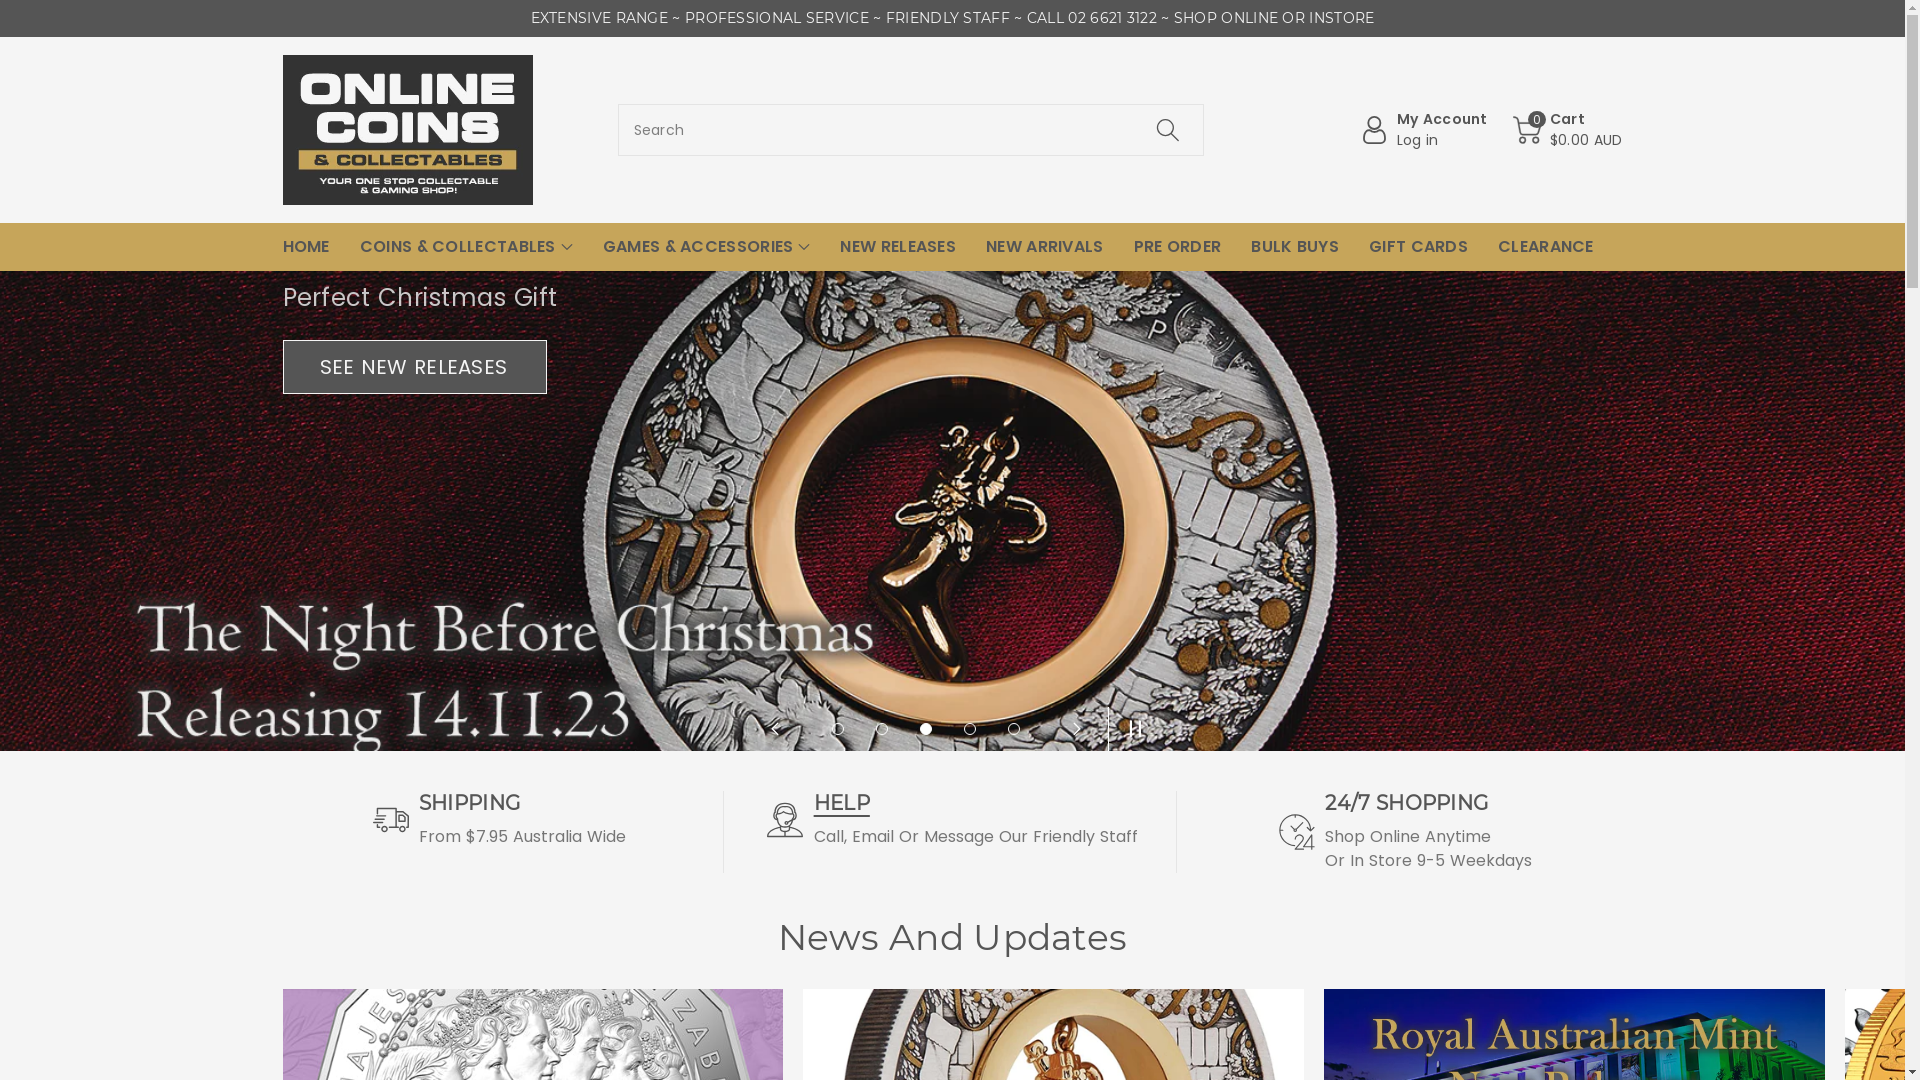 Image resolution: width=1920 pixels, height=1080 pixels. Describe the element at coordinates (1044, 245) in the screenshot. I see `'NEW ARRIVALS'` at that location.